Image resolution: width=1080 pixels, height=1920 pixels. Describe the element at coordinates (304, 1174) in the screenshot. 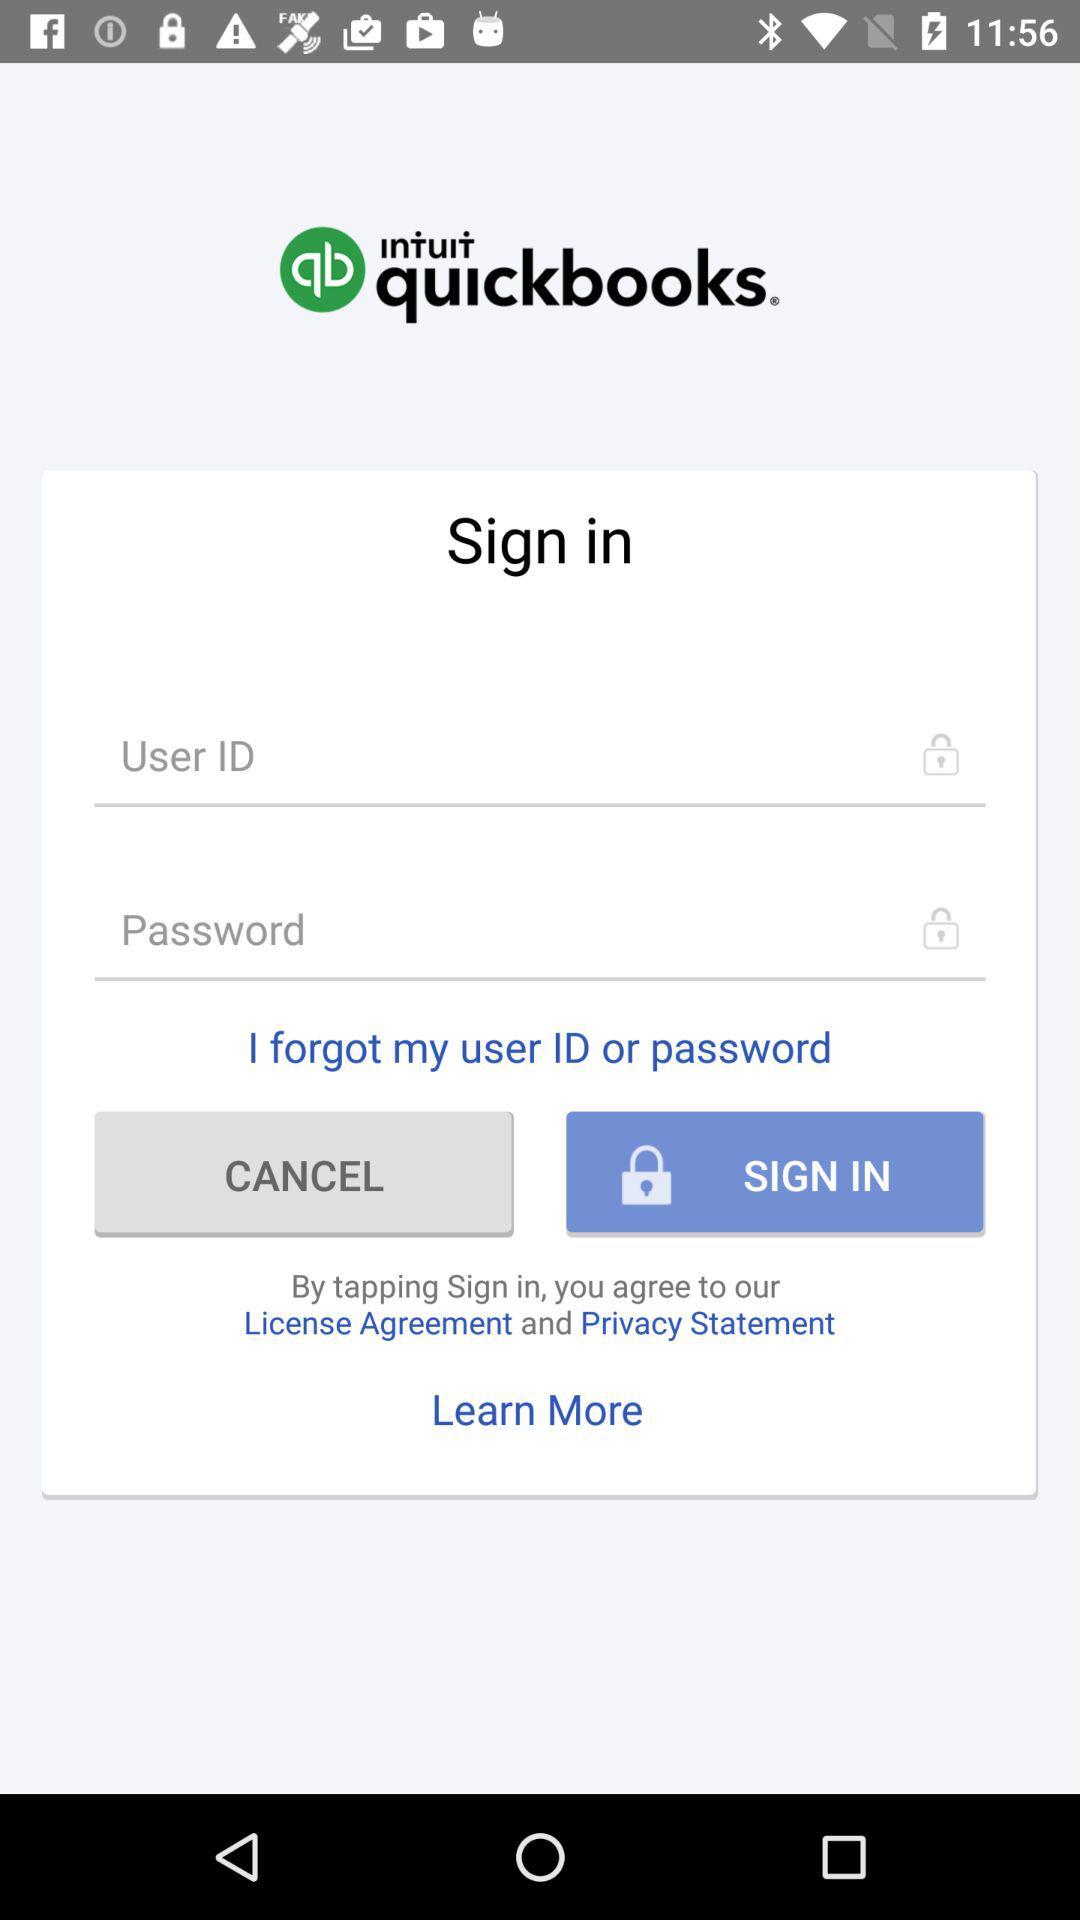

I see `the icon to the left of the sign in` at that location.